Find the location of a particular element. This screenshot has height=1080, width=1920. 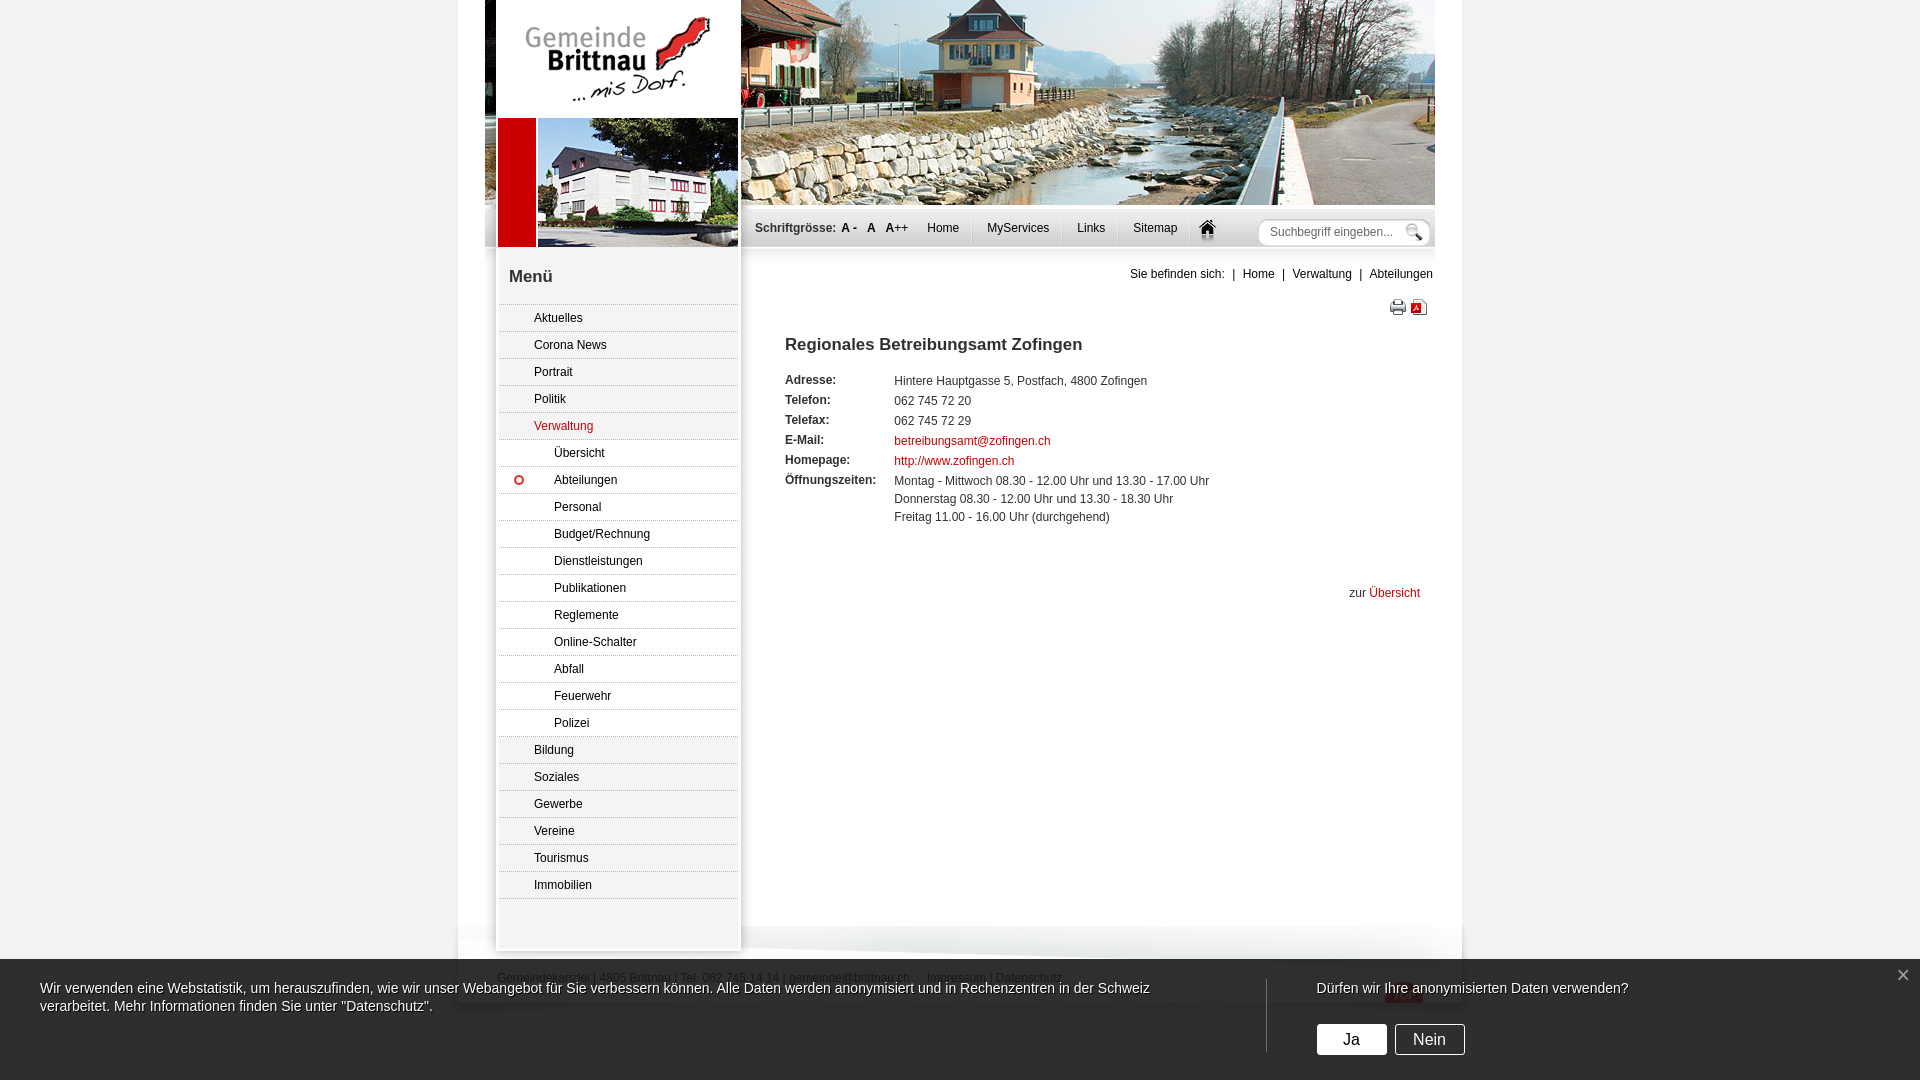

'Publikationen' is located at coordinates (617, 587).